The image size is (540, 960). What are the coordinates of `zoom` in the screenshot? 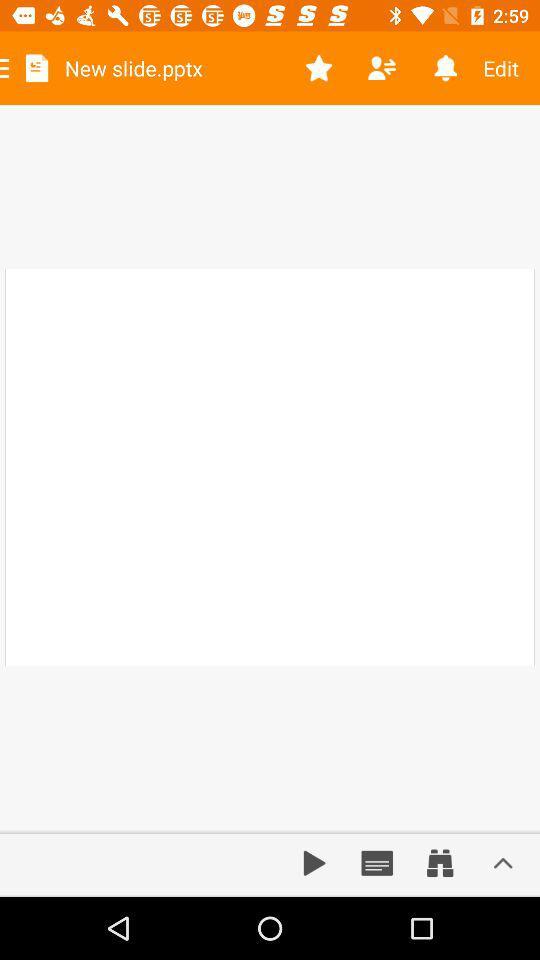 It's located at (440, 862).